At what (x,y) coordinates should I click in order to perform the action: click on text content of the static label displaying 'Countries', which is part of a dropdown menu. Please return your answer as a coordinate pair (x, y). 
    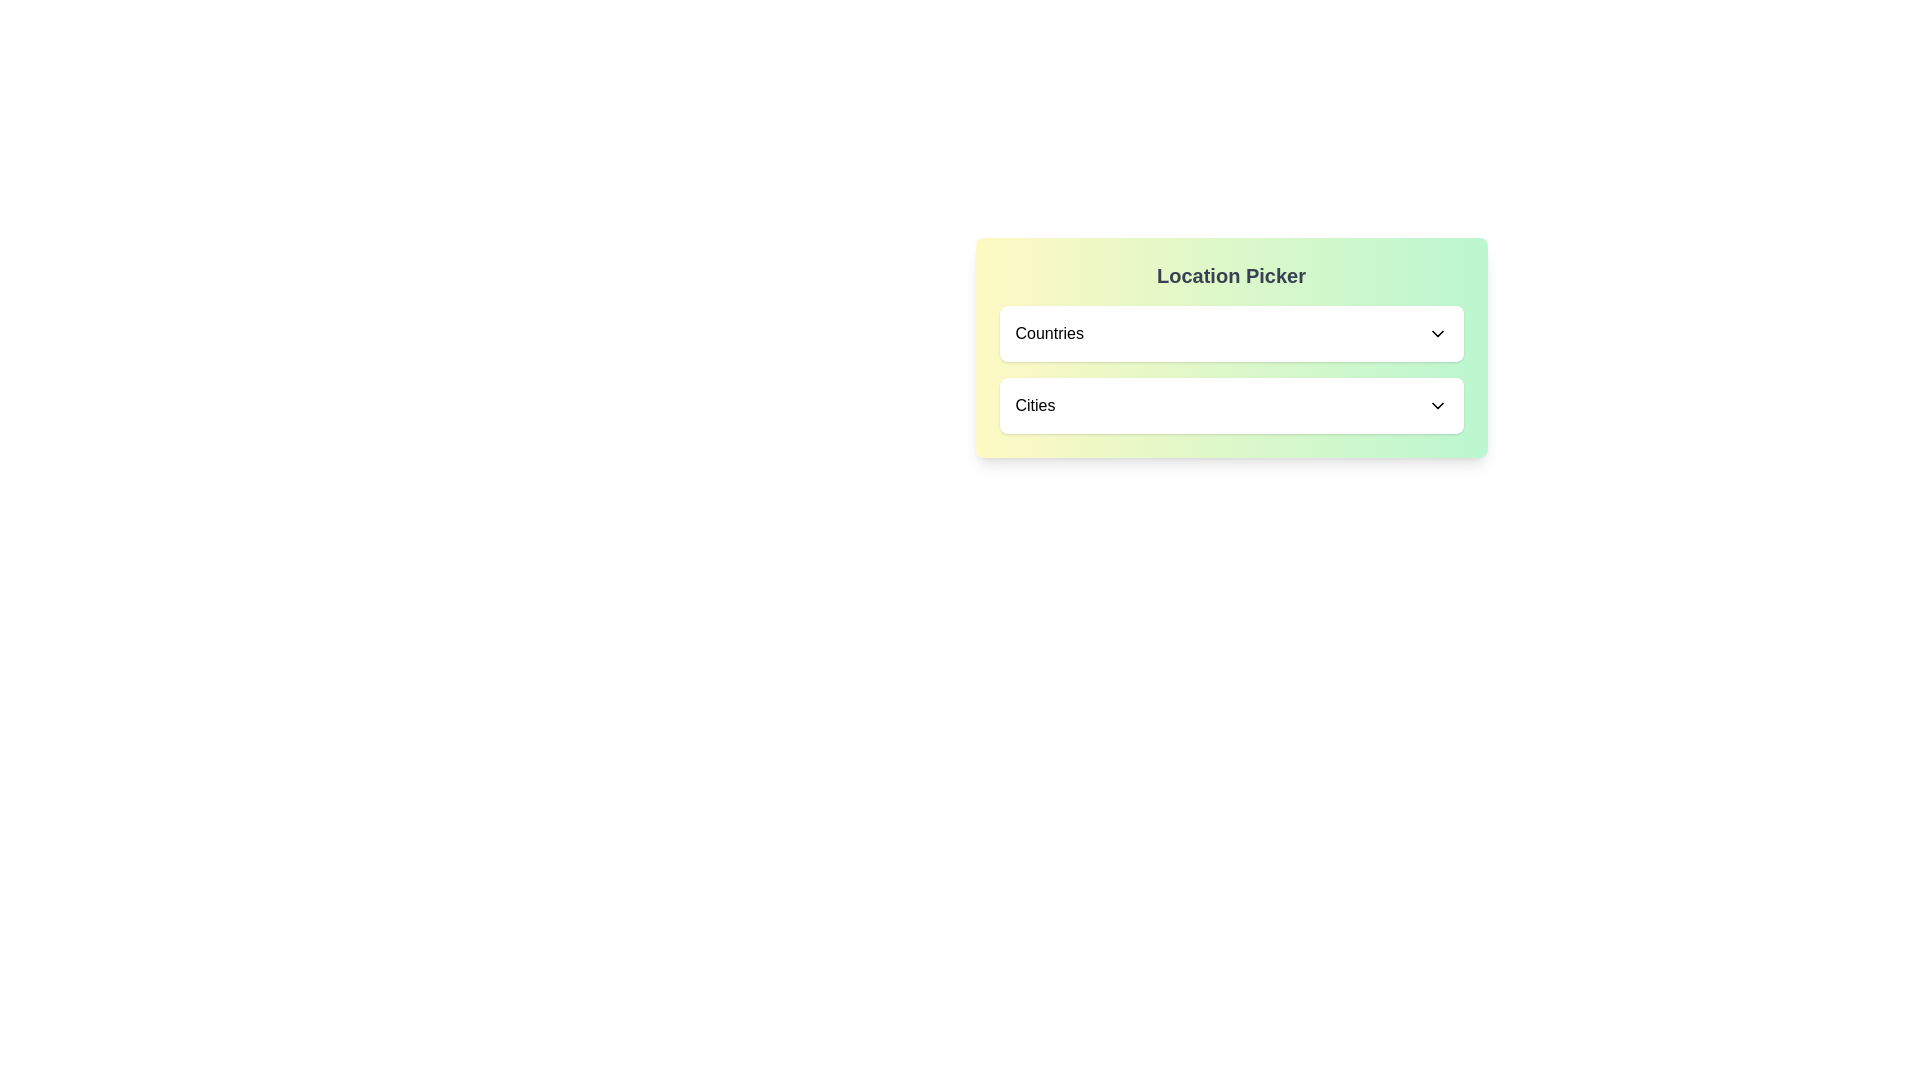
    Looking at the image, I should click on (1048, 333).